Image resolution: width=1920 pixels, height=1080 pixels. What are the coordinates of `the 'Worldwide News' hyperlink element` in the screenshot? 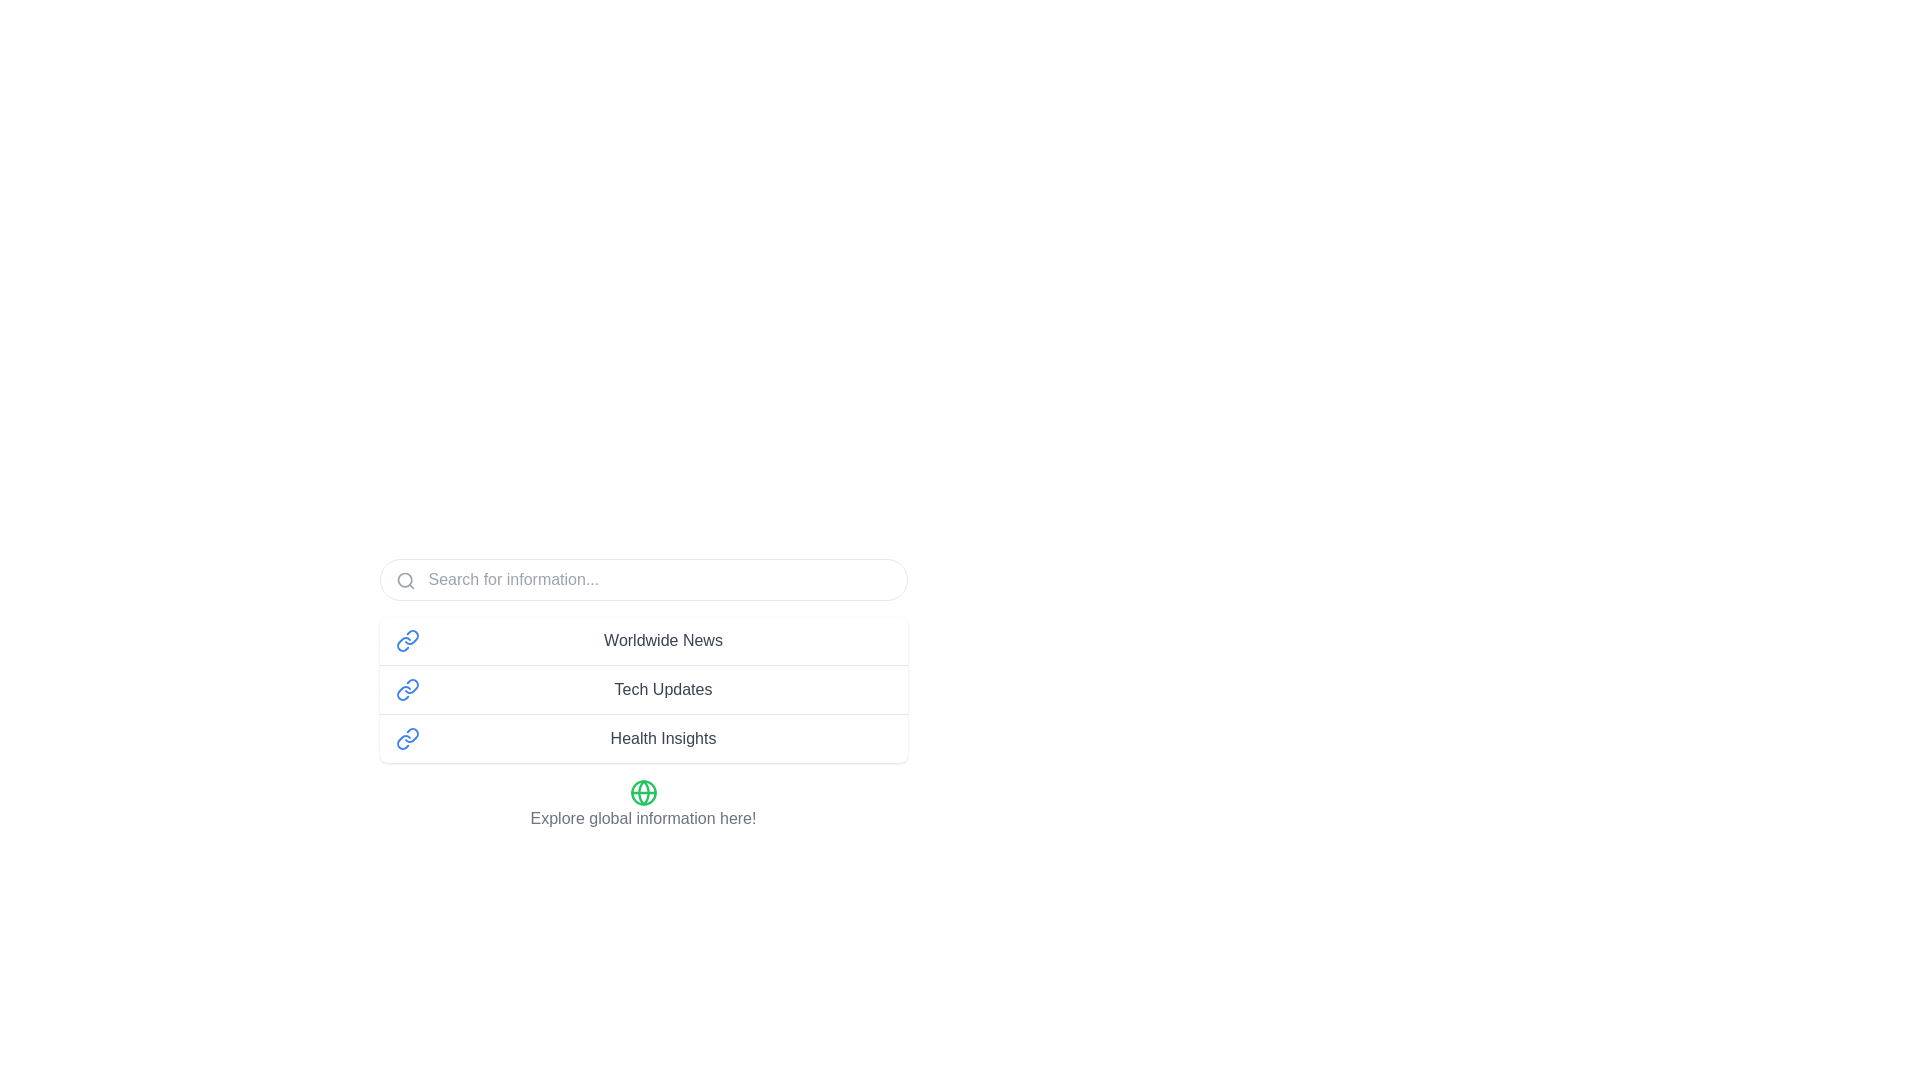 It's located at (663, 640).